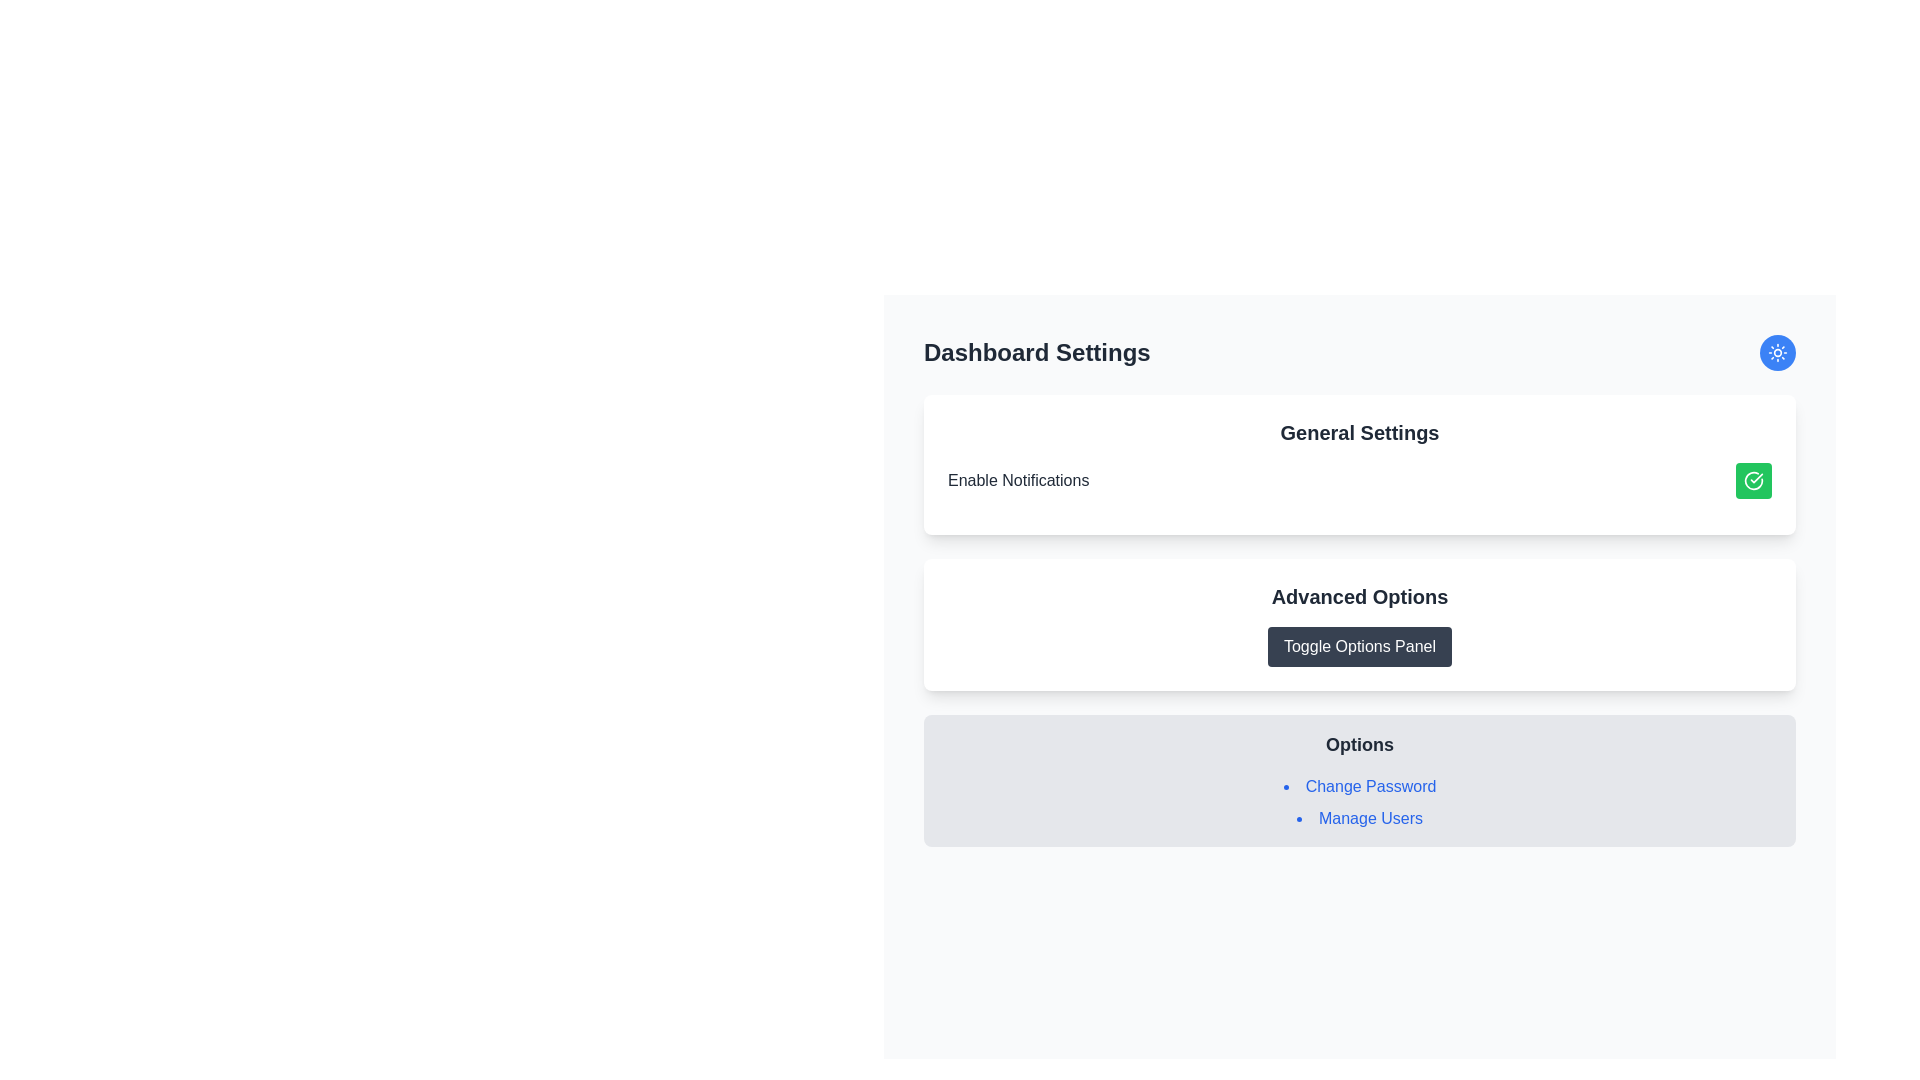 Image resolution: width=1920 pixels, height=1080 pixels. I want to click on the navigational link for initiating a password change process, located above the 'Manage Users' option in the 'Options' section, so click(1359, 785).